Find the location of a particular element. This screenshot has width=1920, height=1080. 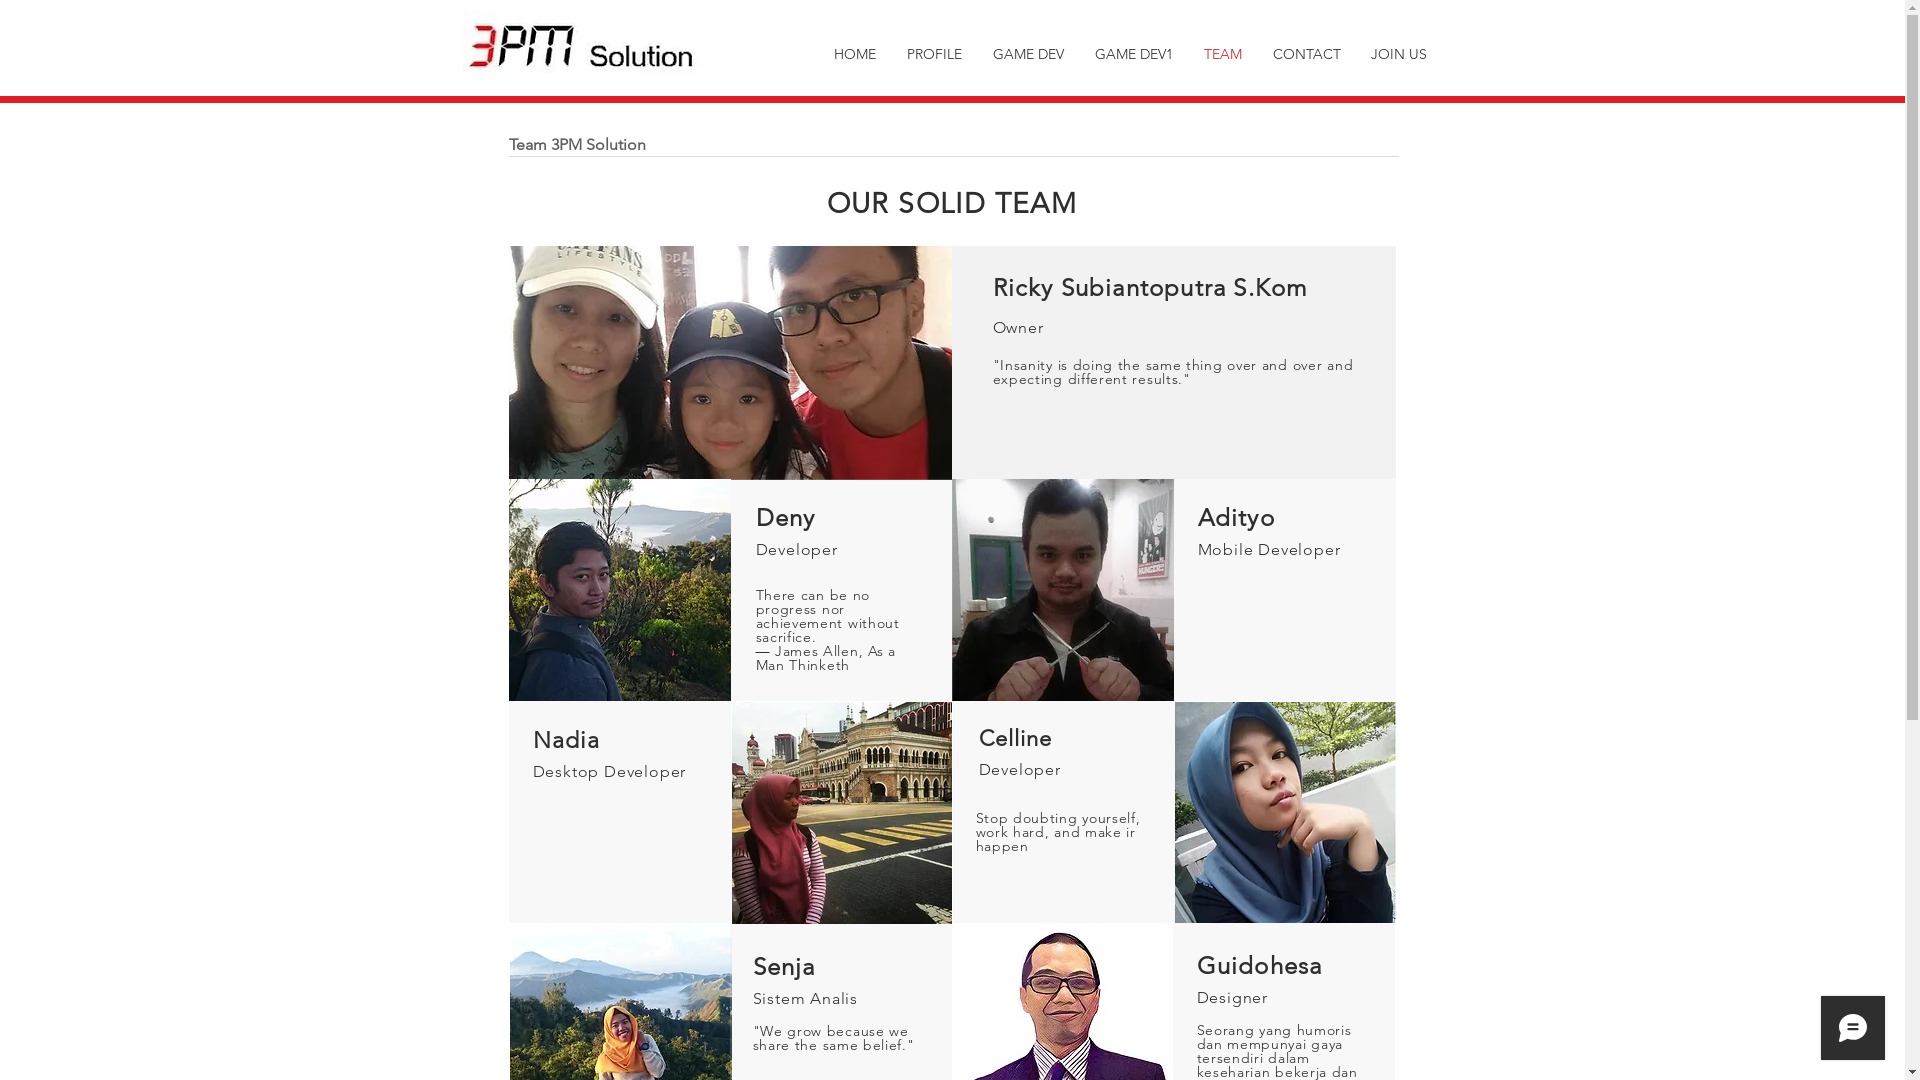

'TEAM' is located at coordinates (1221, 53).